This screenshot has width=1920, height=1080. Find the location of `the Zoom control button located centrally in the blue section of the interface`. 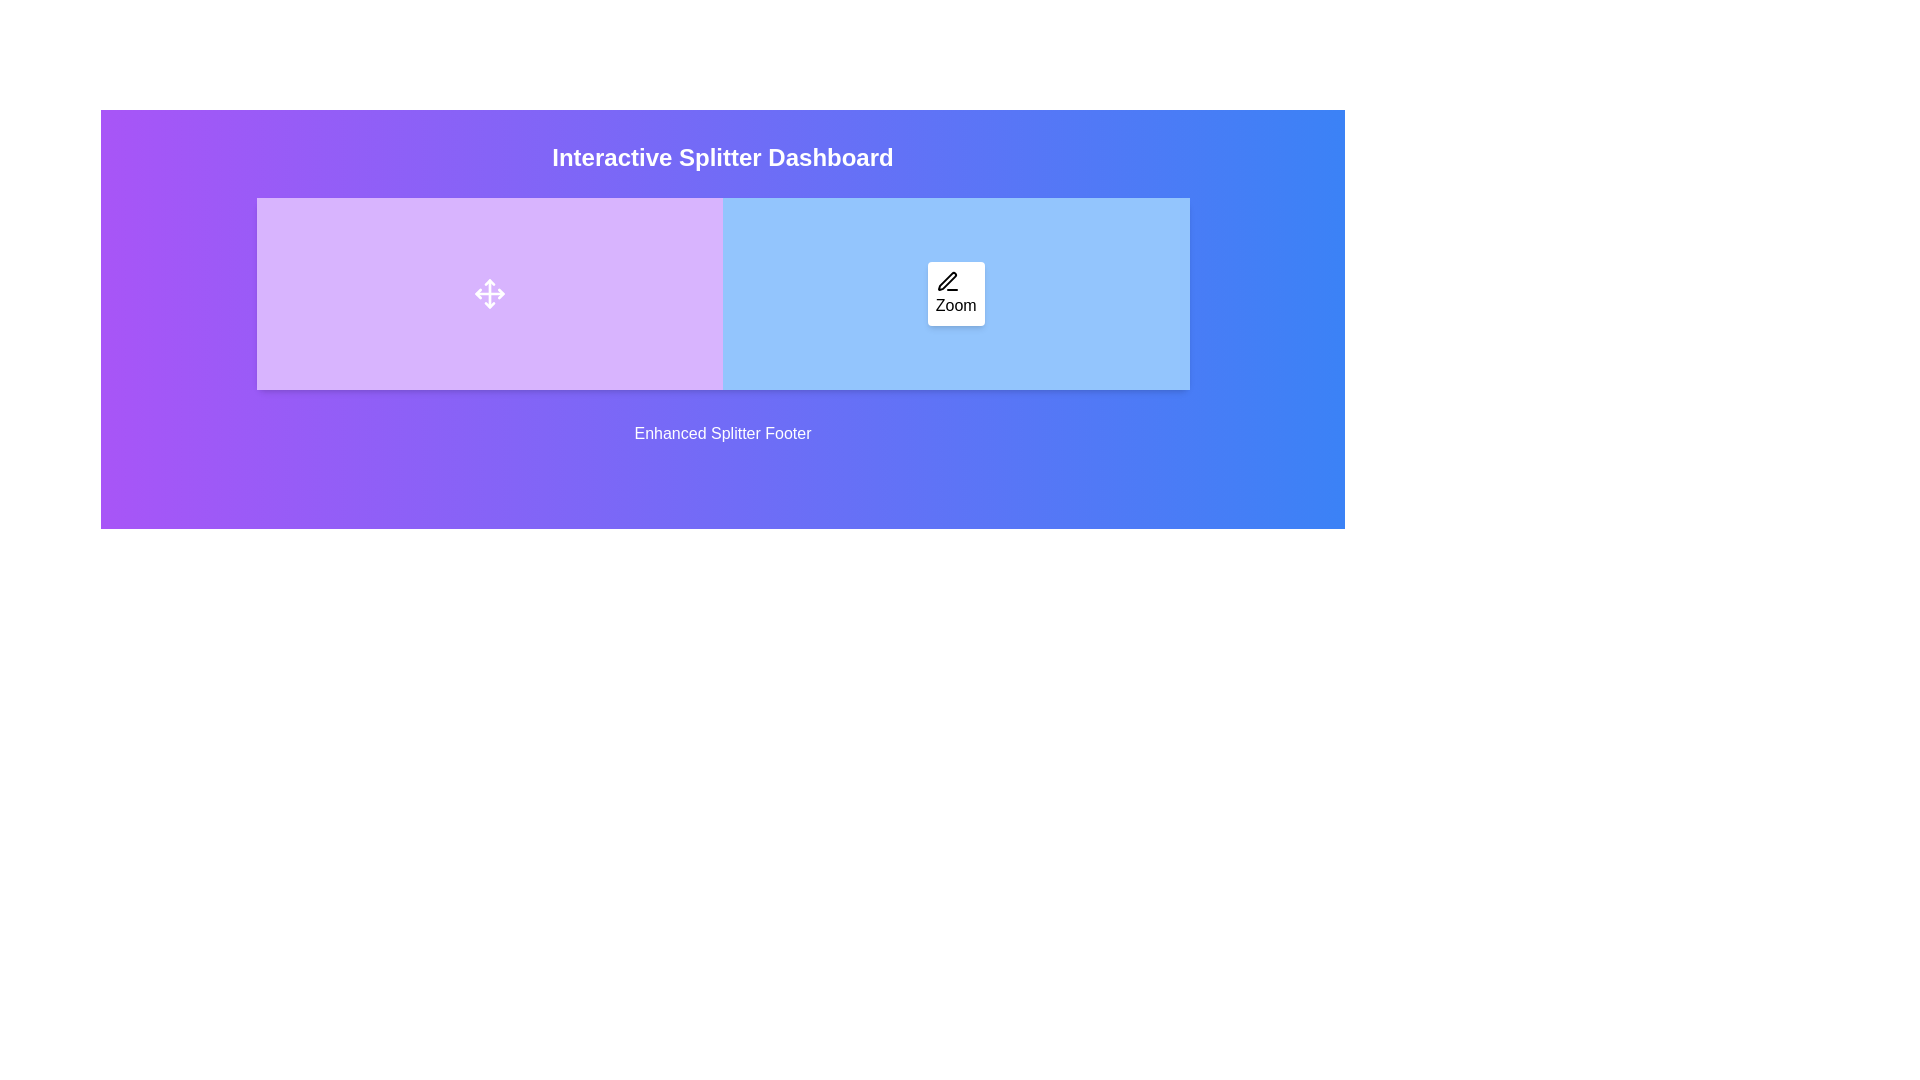

the Zoom control button located centrally in the blue section of the interface is located at coordinates (955, 293).